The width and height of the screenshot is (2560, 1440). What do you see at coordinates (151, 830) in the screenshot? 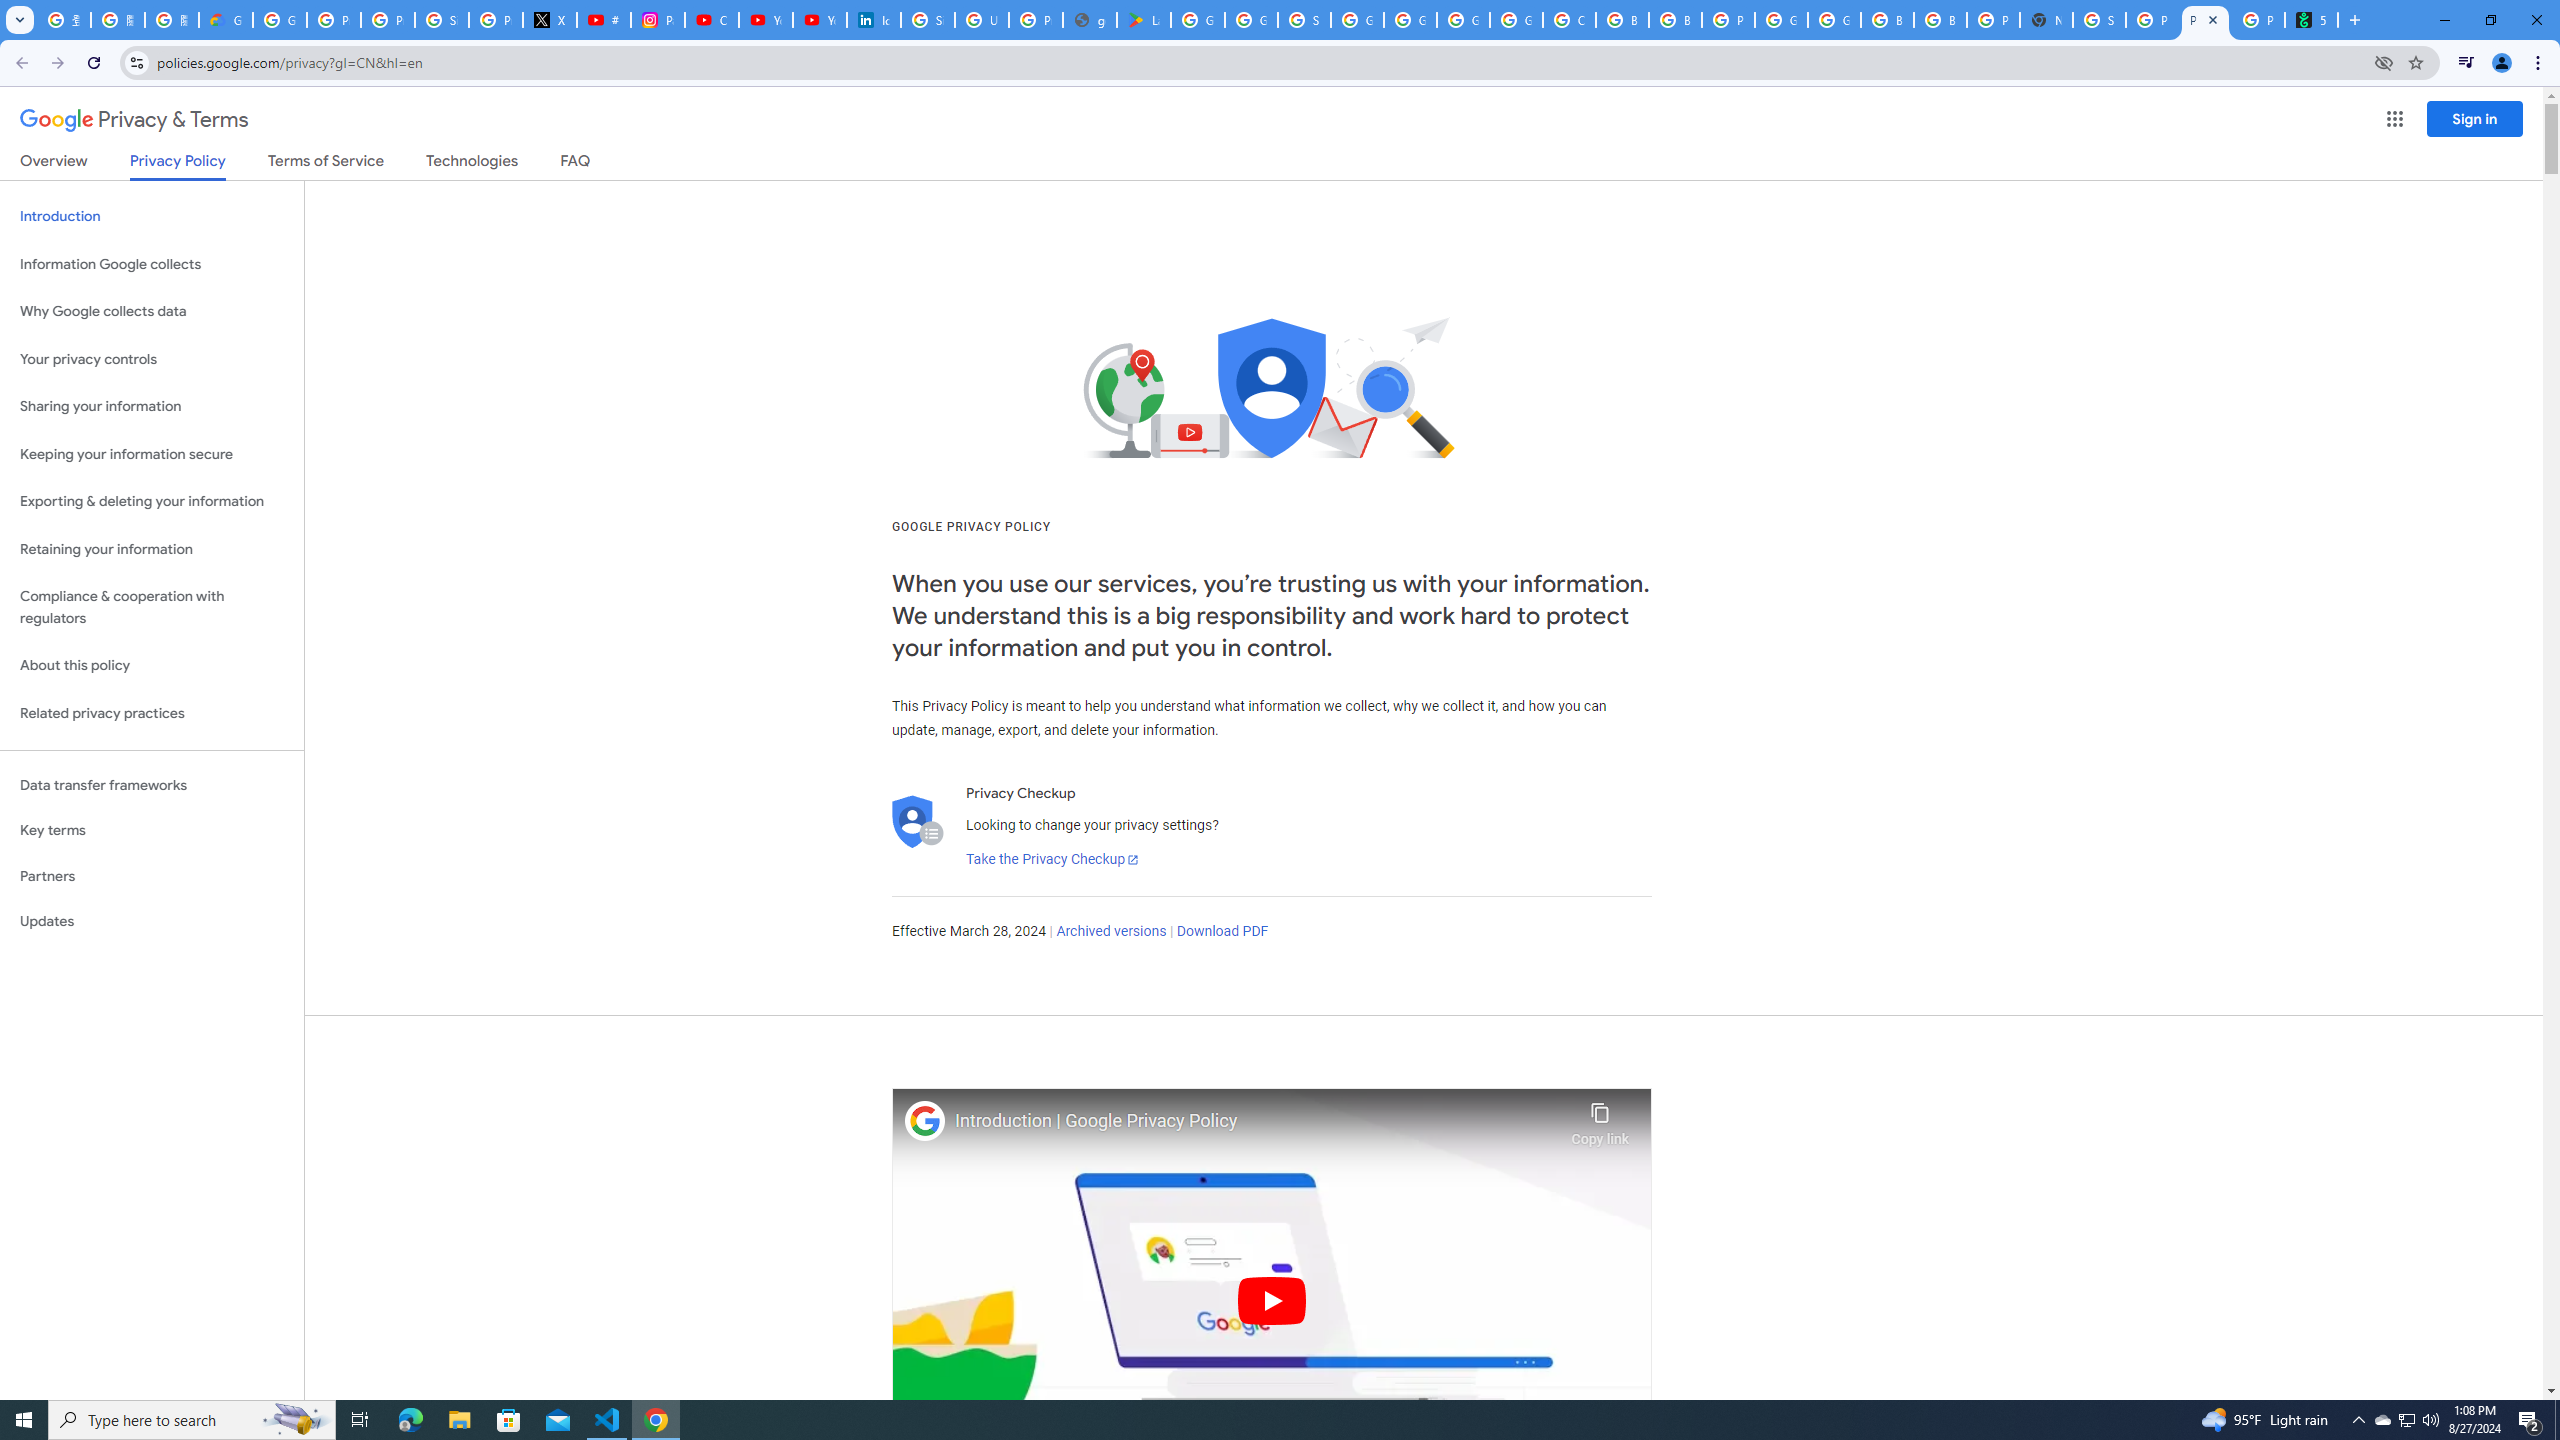
I see `'Key terms'` at bounding box center [151, 830].